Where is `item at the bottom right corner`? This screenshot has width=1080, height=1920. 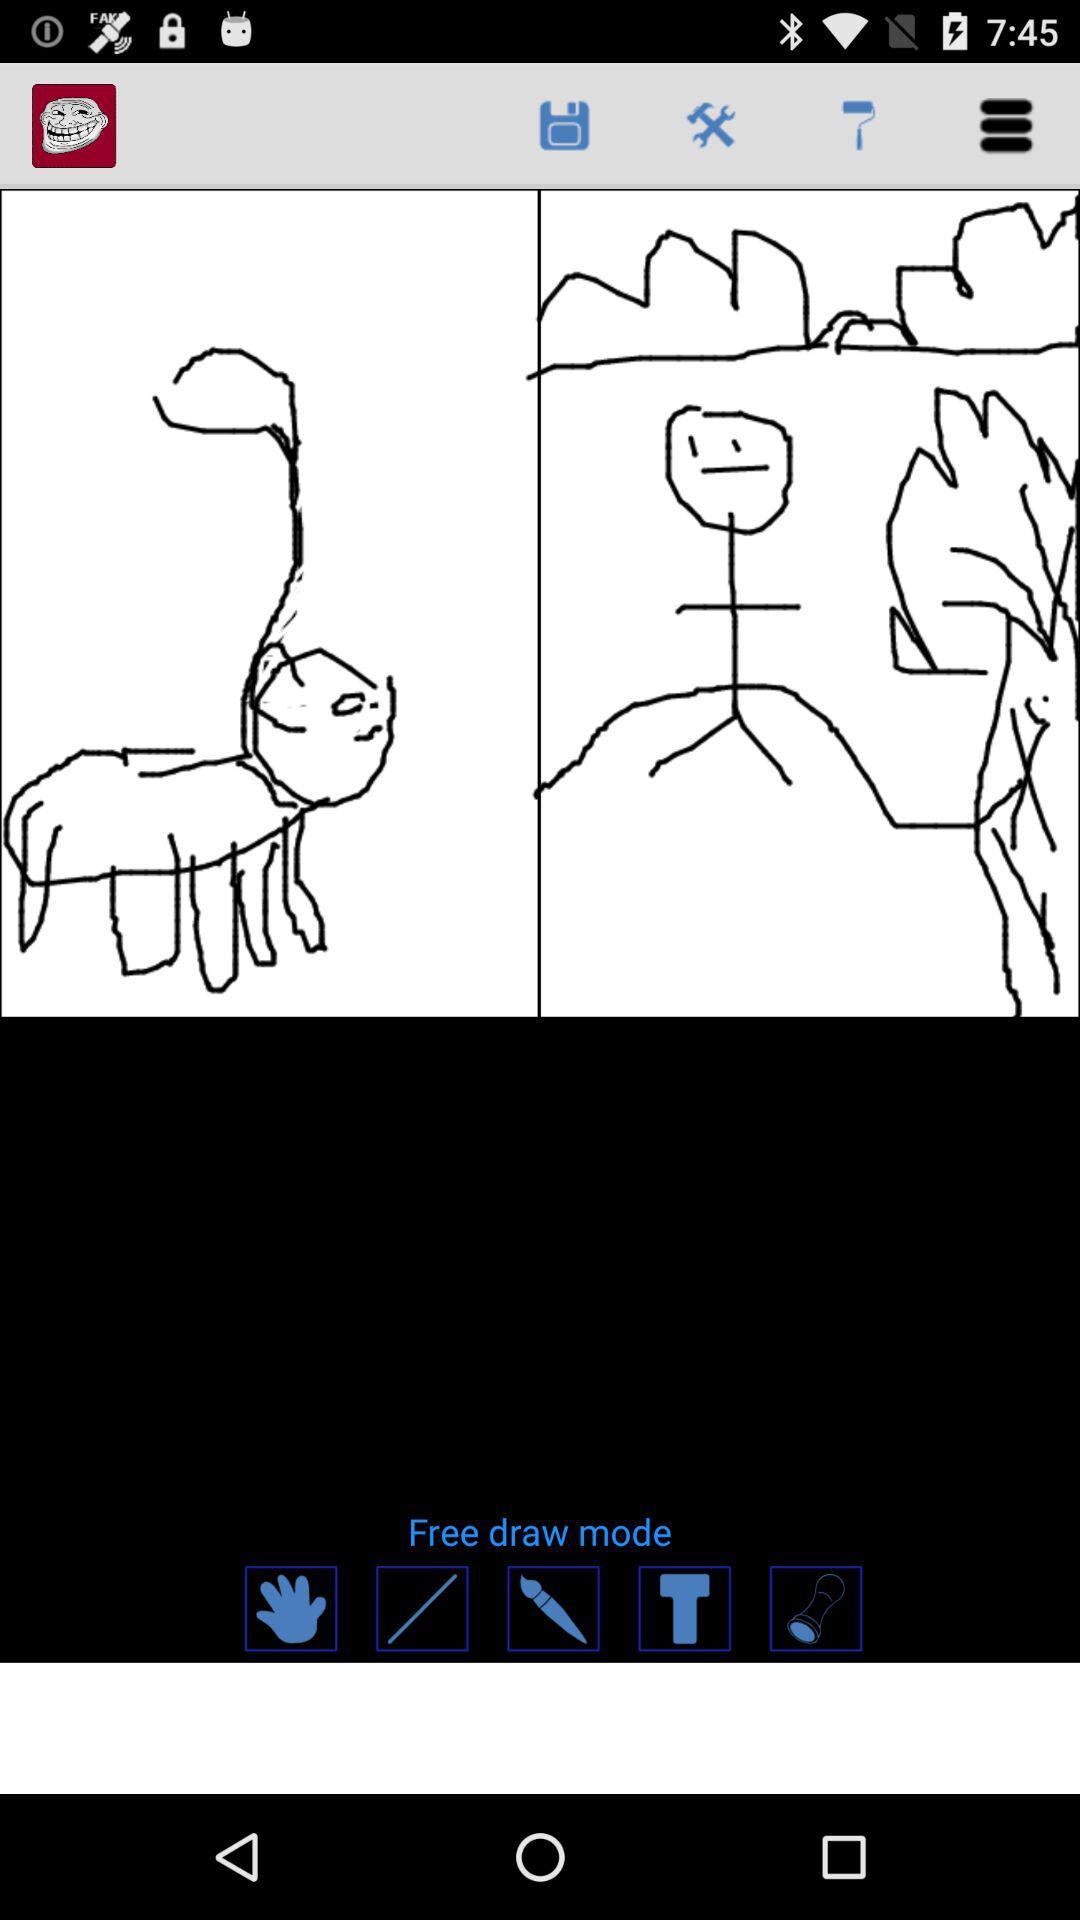 item at the bottom right corner is located at coordinates (815, 1608).